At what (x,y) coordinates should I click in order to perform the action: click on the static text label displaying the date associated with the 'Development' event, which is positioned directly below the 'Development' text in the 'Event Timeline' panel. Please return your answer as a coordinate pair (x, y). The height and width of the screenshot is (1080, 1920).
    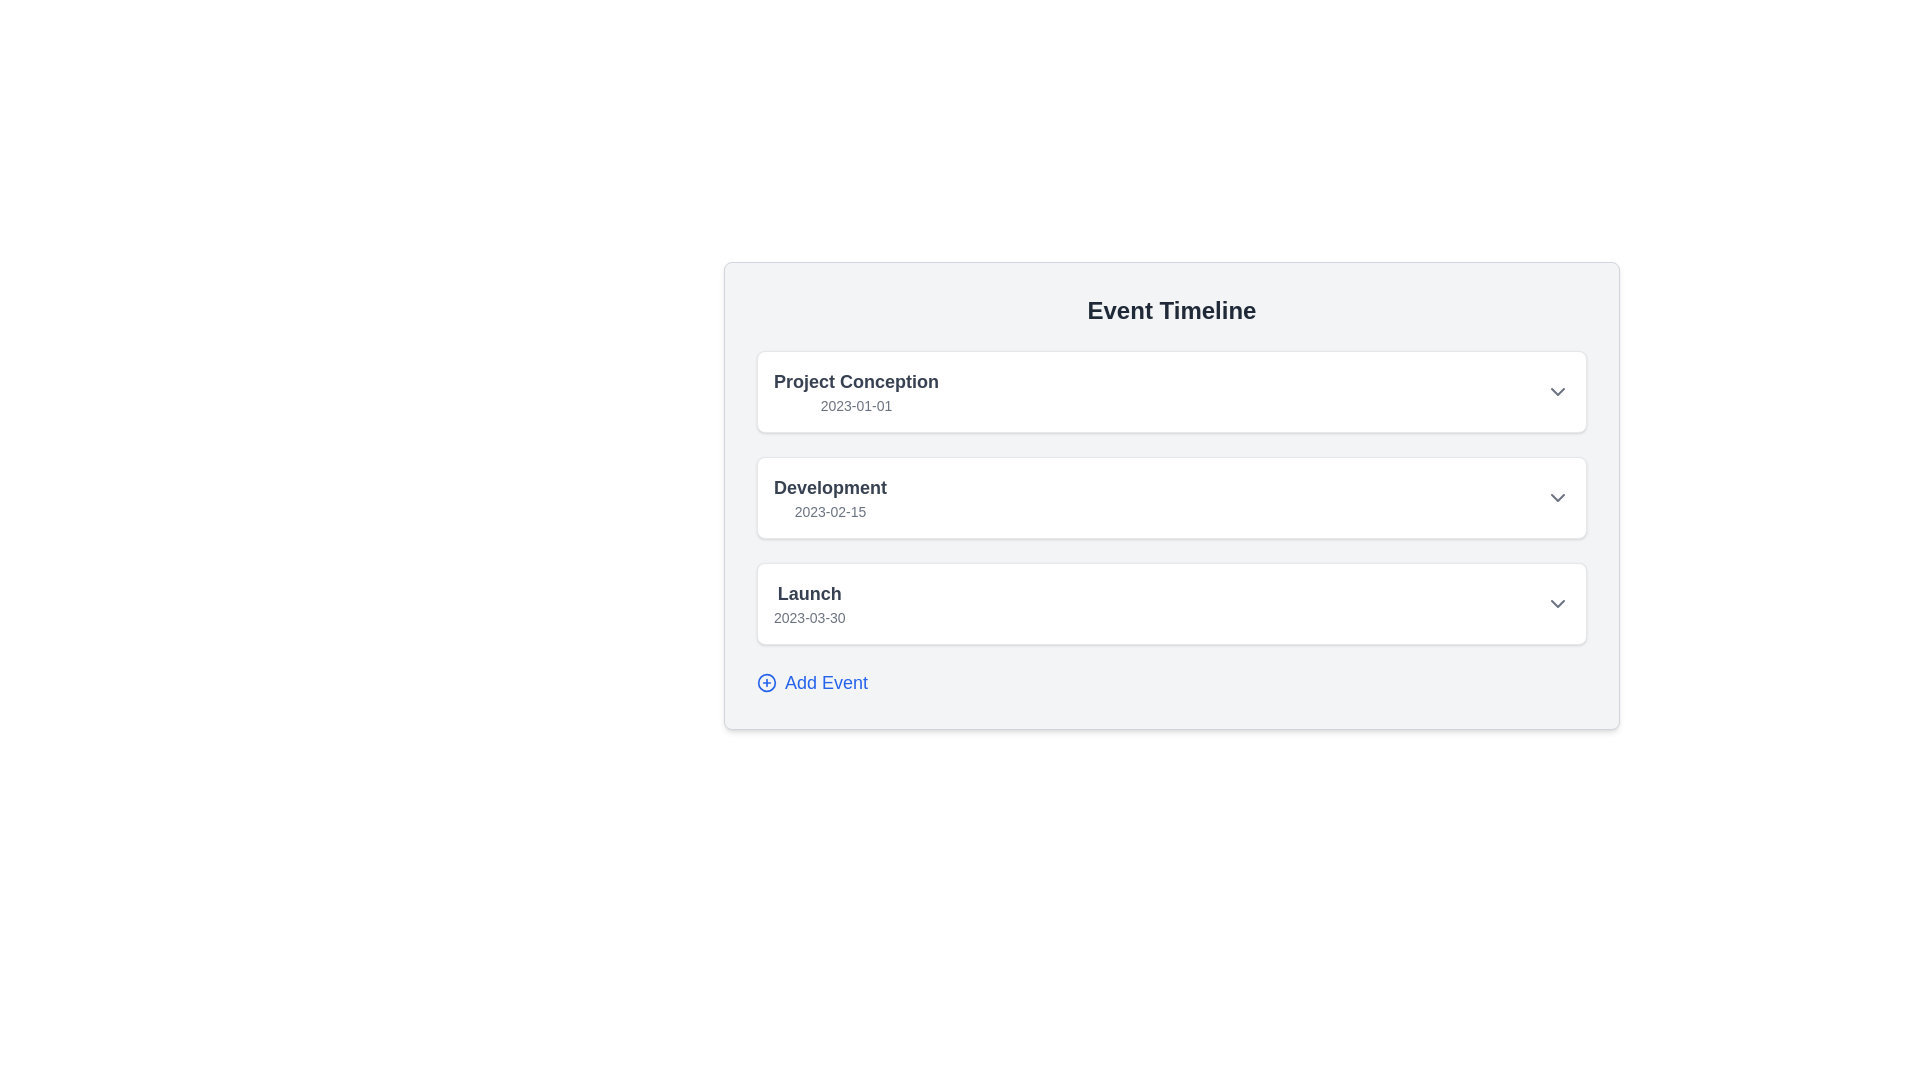
    Looking at the image, I should click on (830, 511).